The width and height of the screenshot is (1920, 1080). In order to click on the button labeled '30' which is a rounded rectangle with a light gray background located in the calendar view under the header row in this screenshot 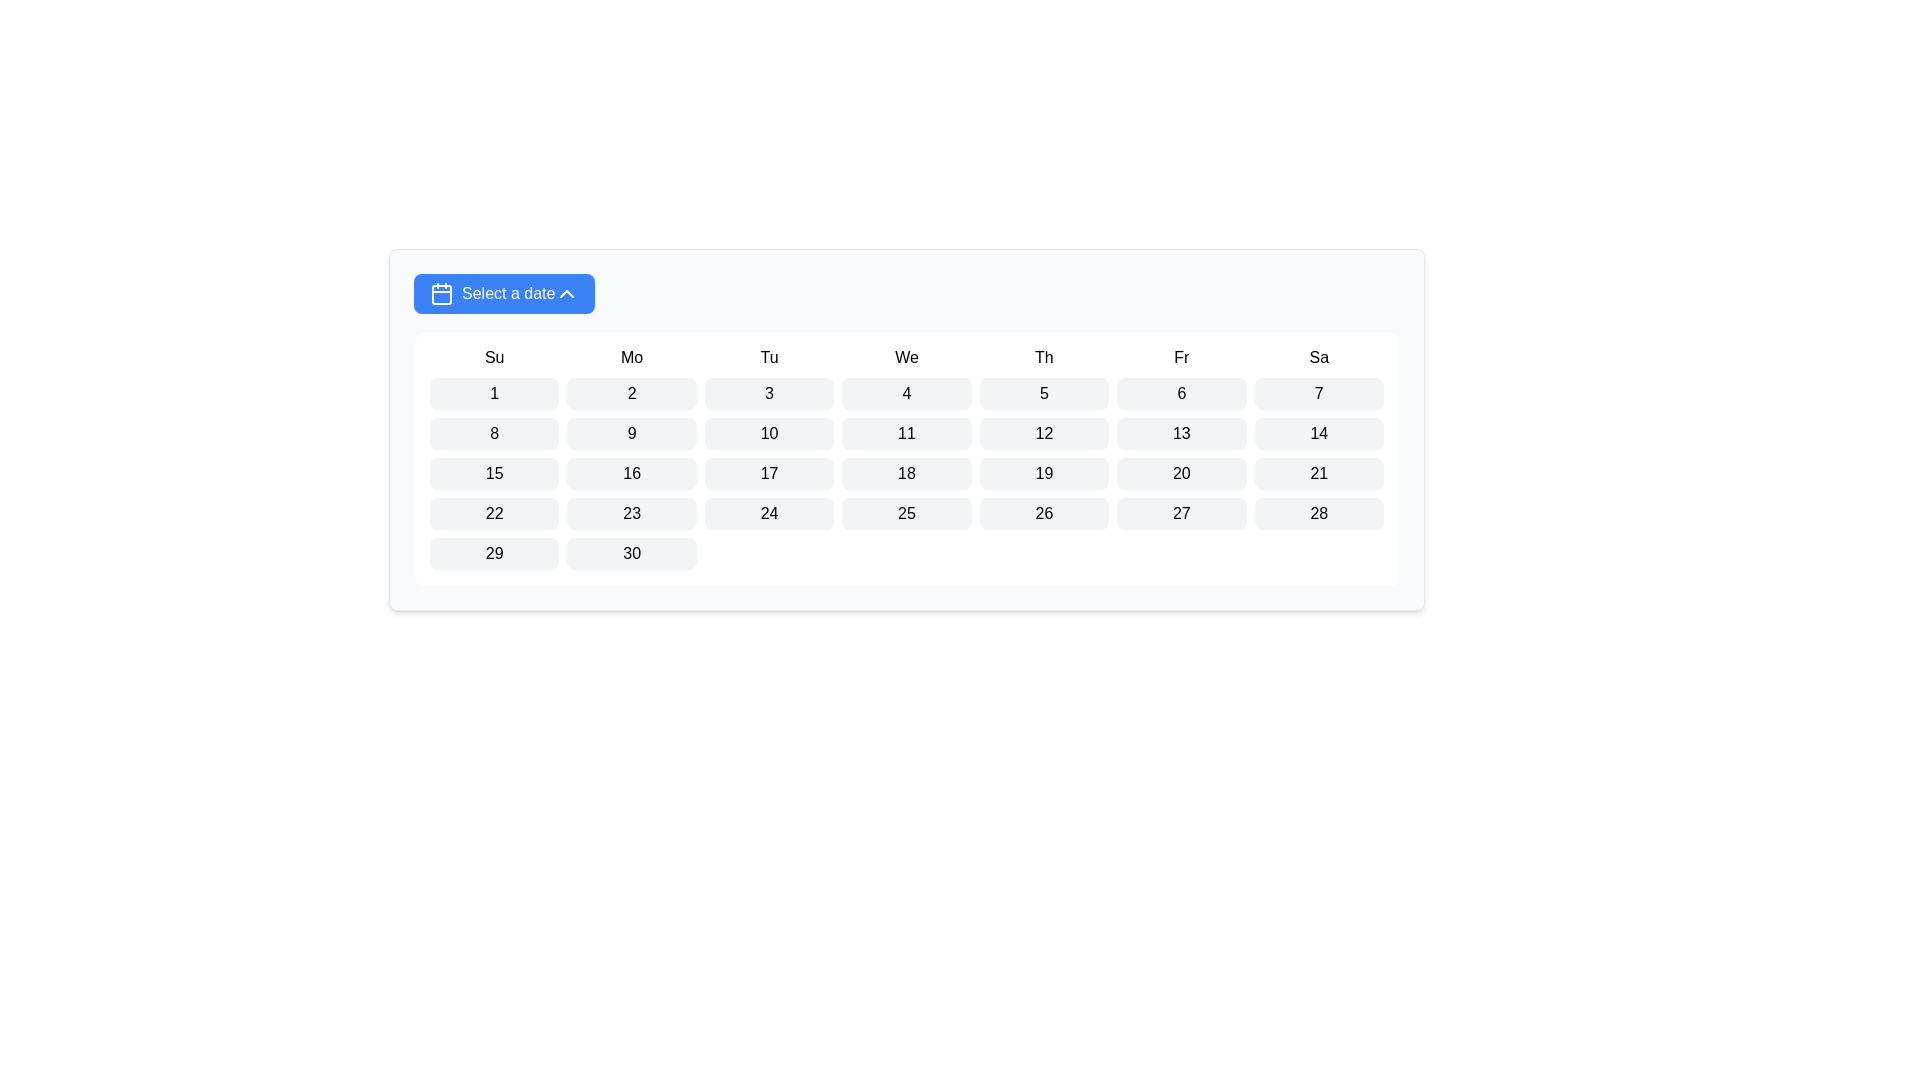, I will do `click(631, 554)`.